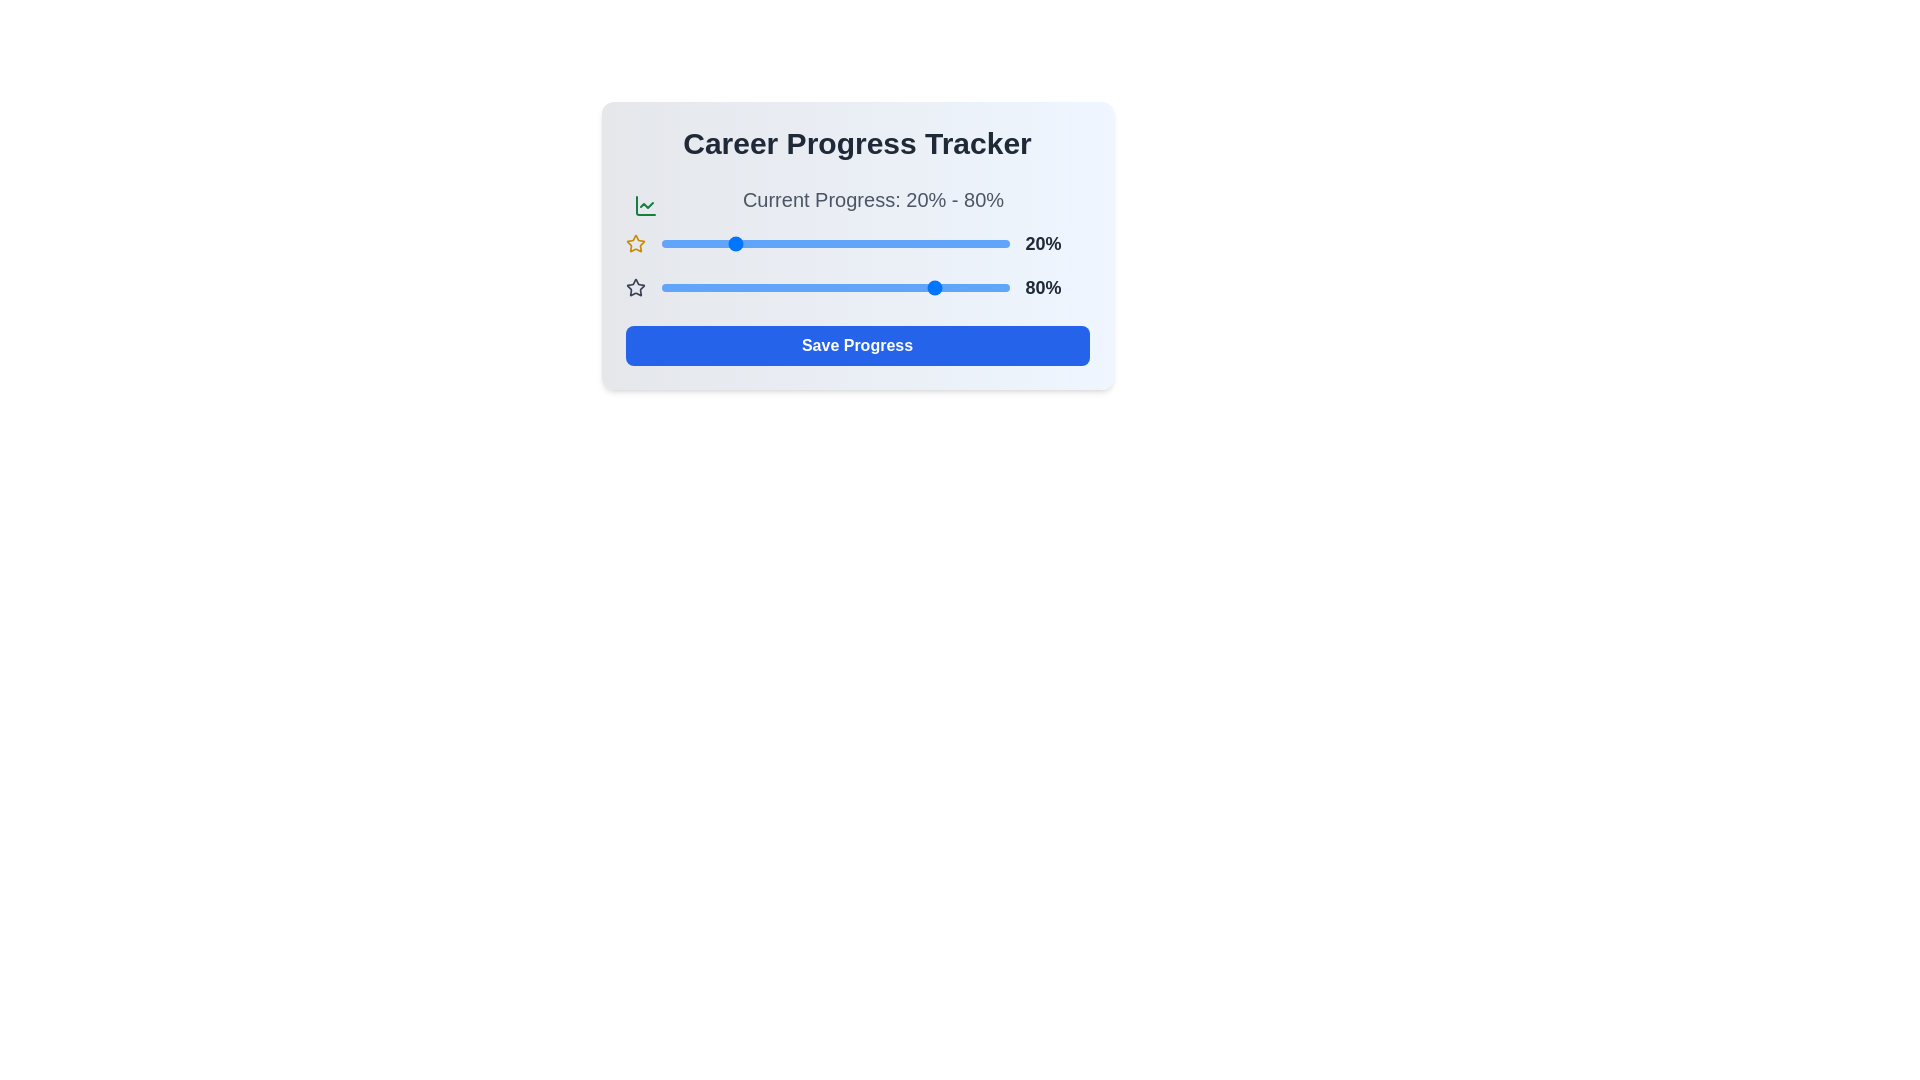 Image resolution: width=1920 pixels, height=1080 pixels. Describe the element at coordinates (931, 288) in the screenshot. I see `the second progress slider to 78%` at that location.